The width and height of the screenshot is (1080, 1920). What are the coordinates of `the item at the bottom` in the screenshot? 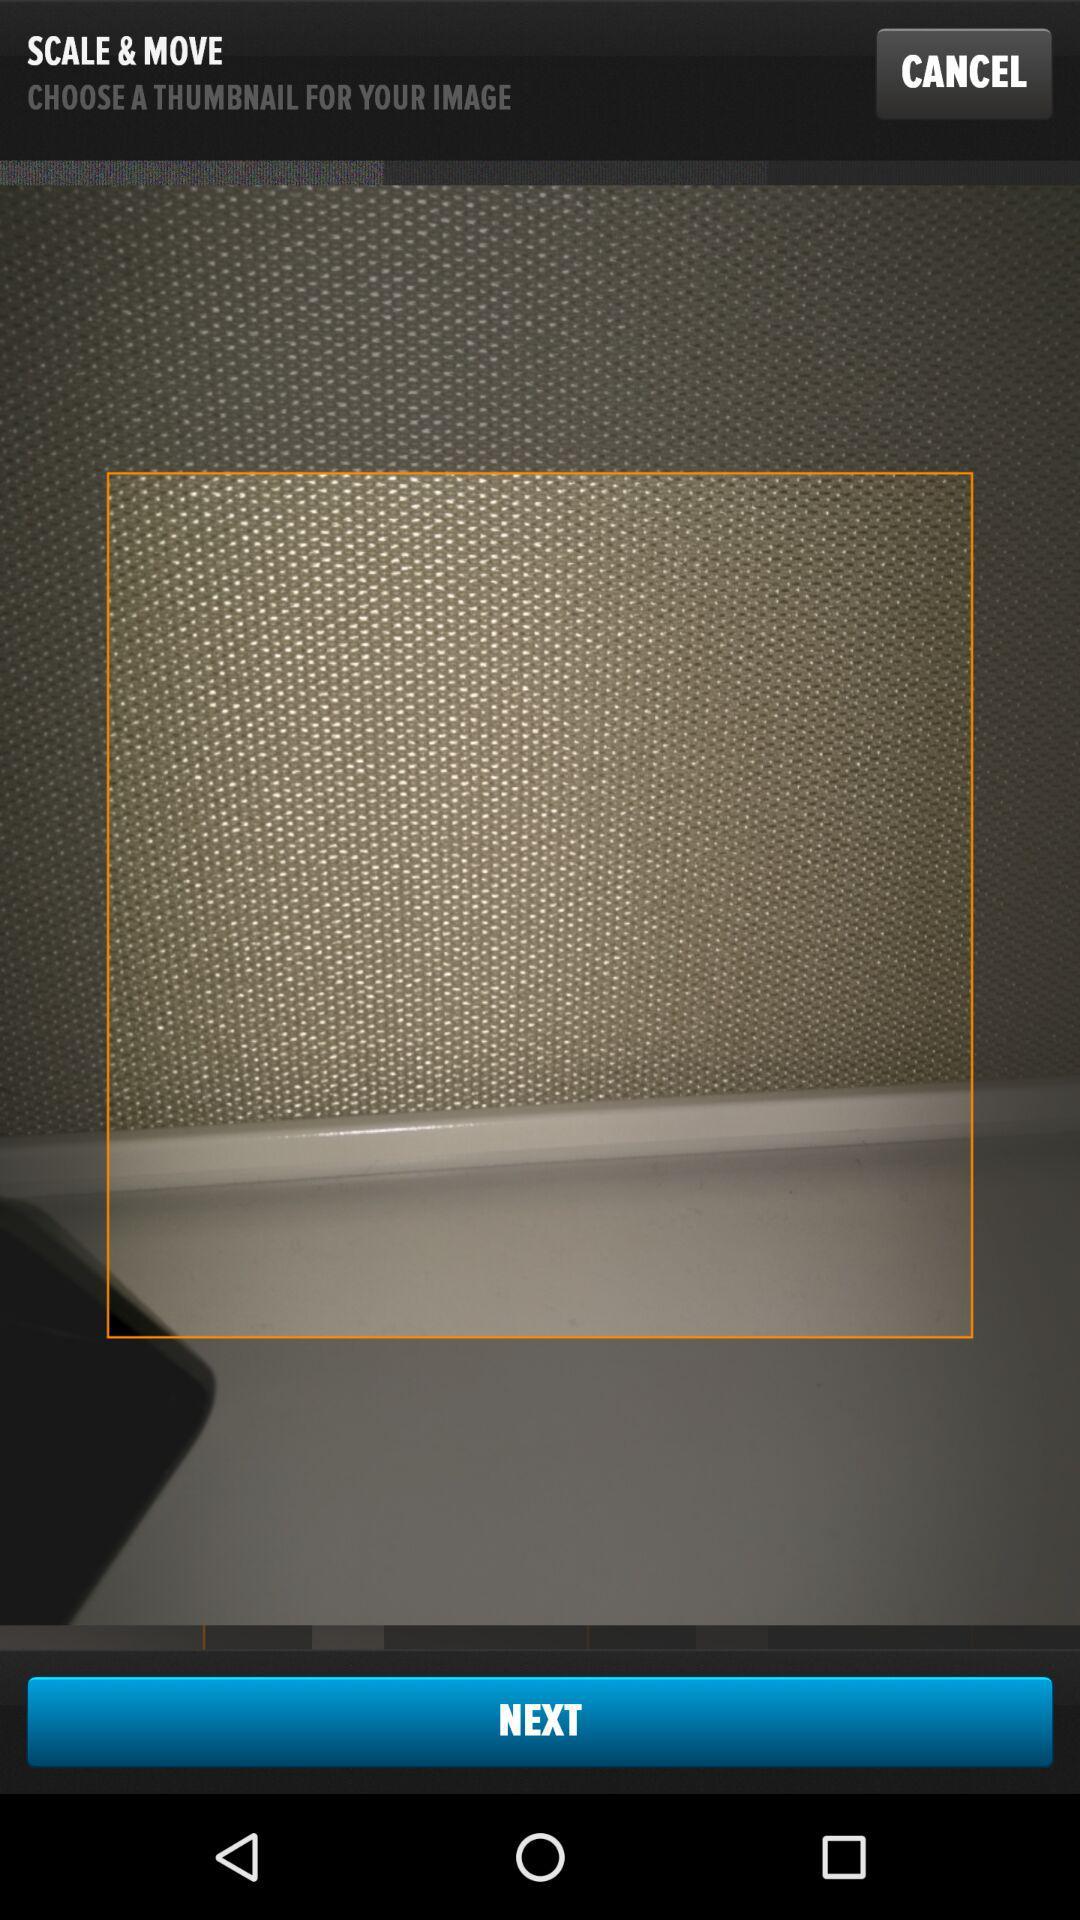 It's located at (540, 1720).